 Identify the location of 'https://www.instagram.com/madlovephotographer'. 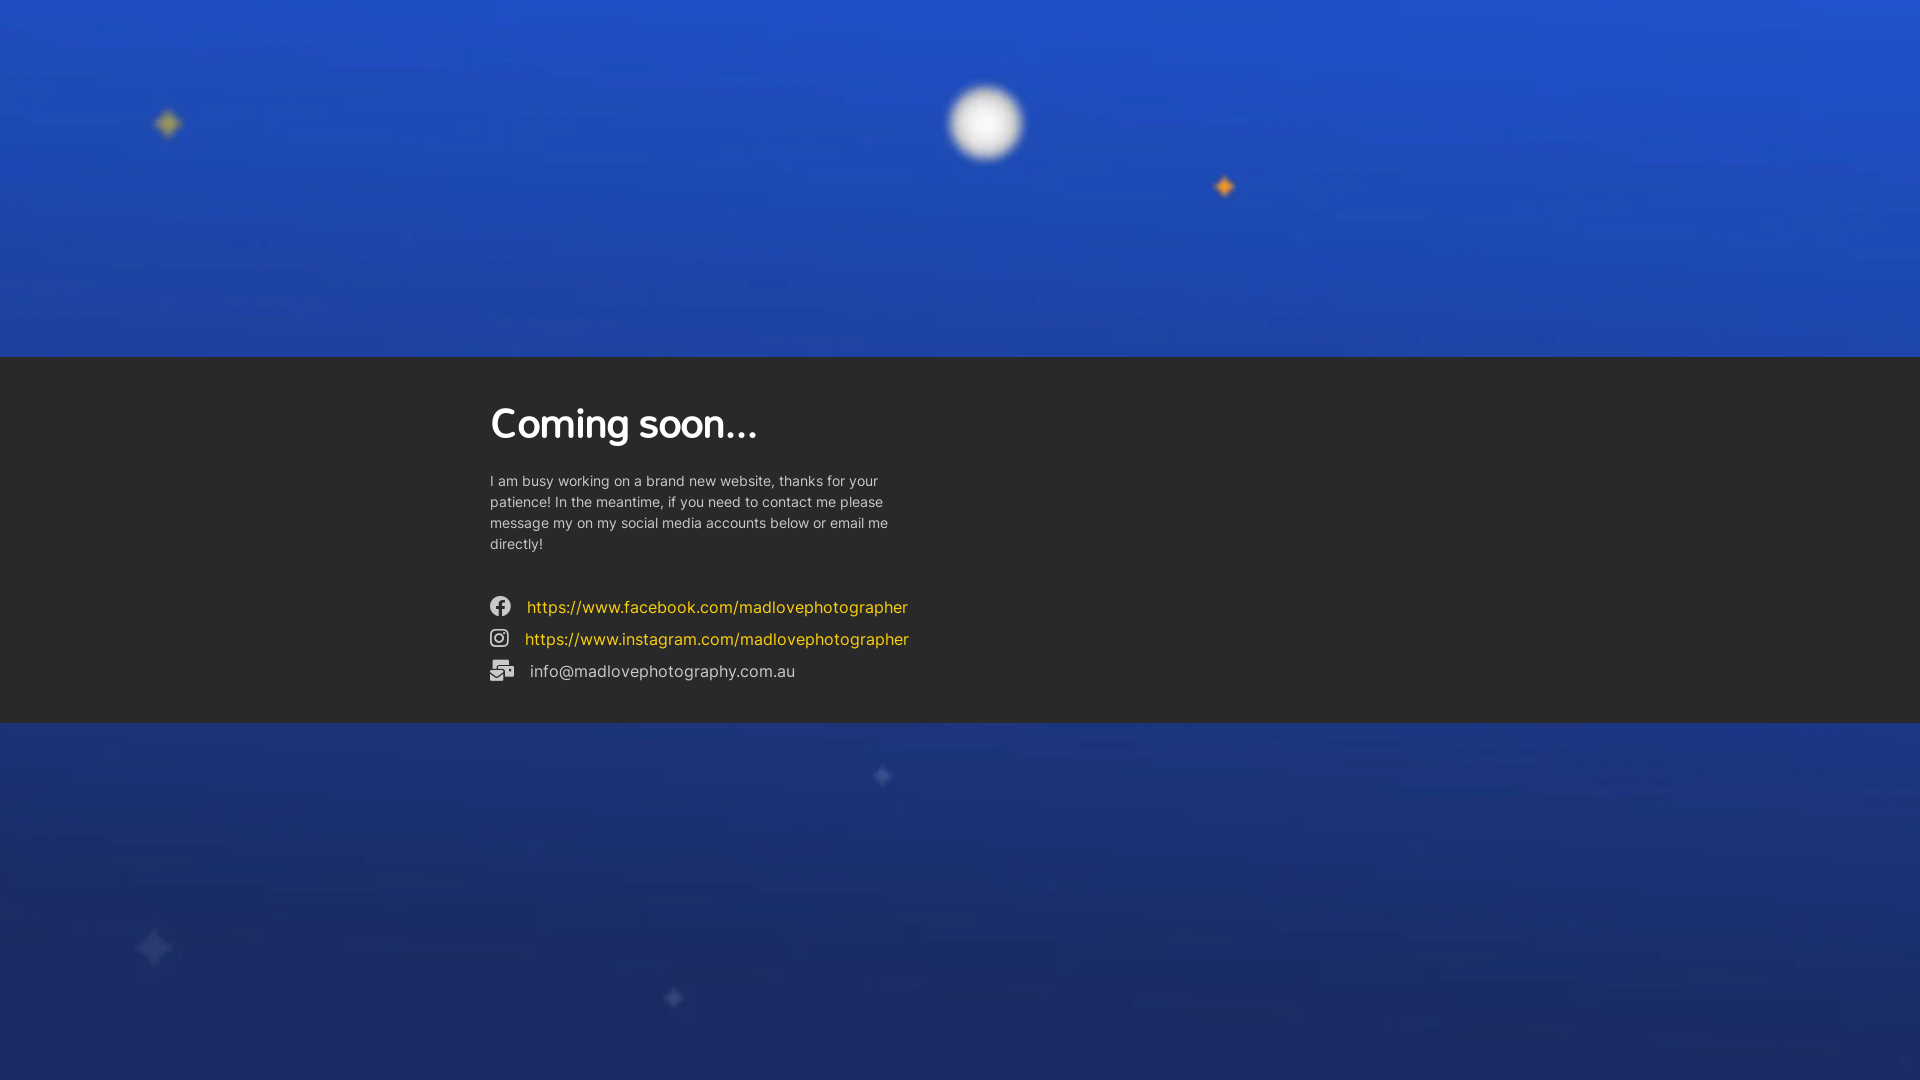
(716, 639).